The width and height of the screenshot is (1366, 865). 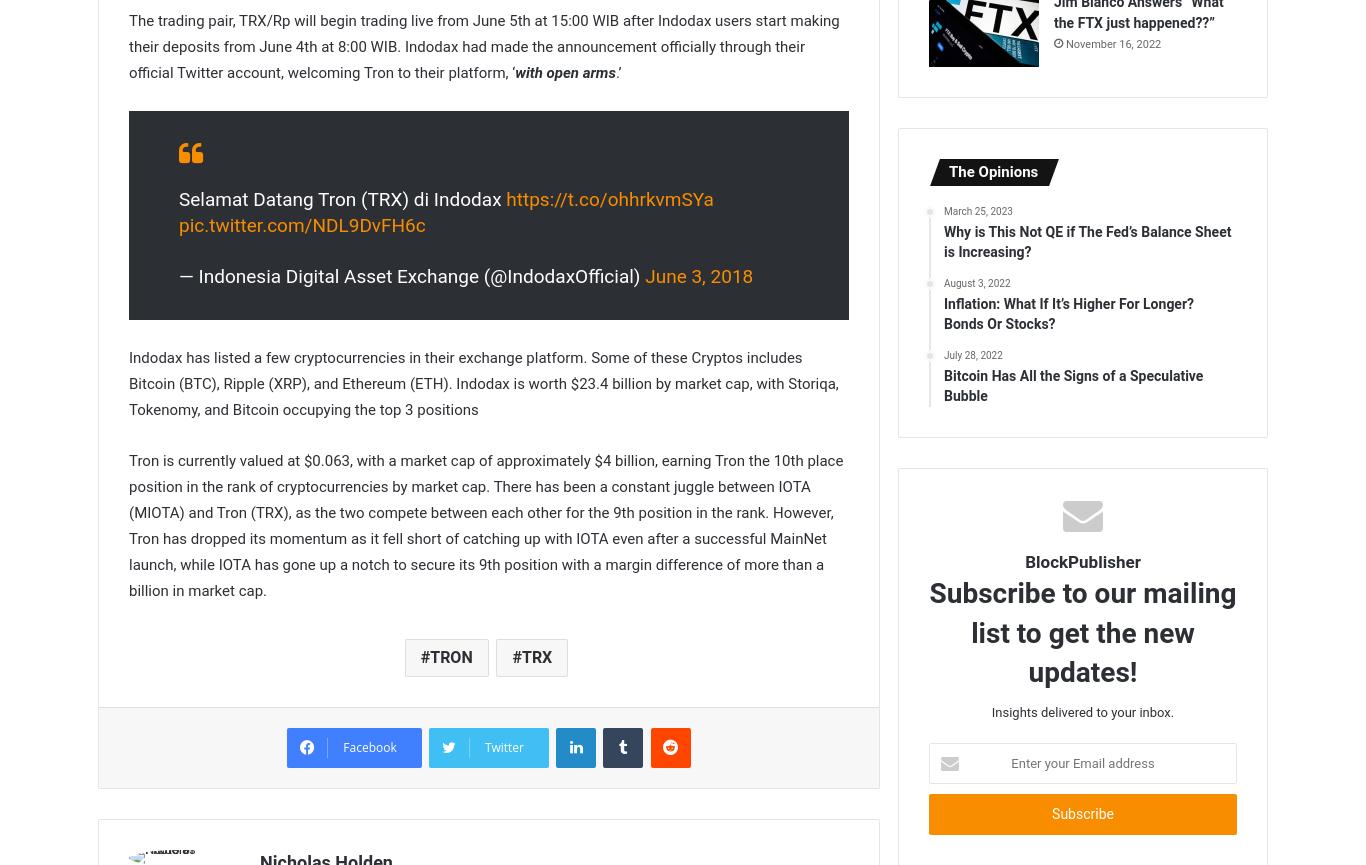 What do you see at coordinates (521, 656) in the screenshot?
I see `'TRX'` at bounding box center [521, 656].